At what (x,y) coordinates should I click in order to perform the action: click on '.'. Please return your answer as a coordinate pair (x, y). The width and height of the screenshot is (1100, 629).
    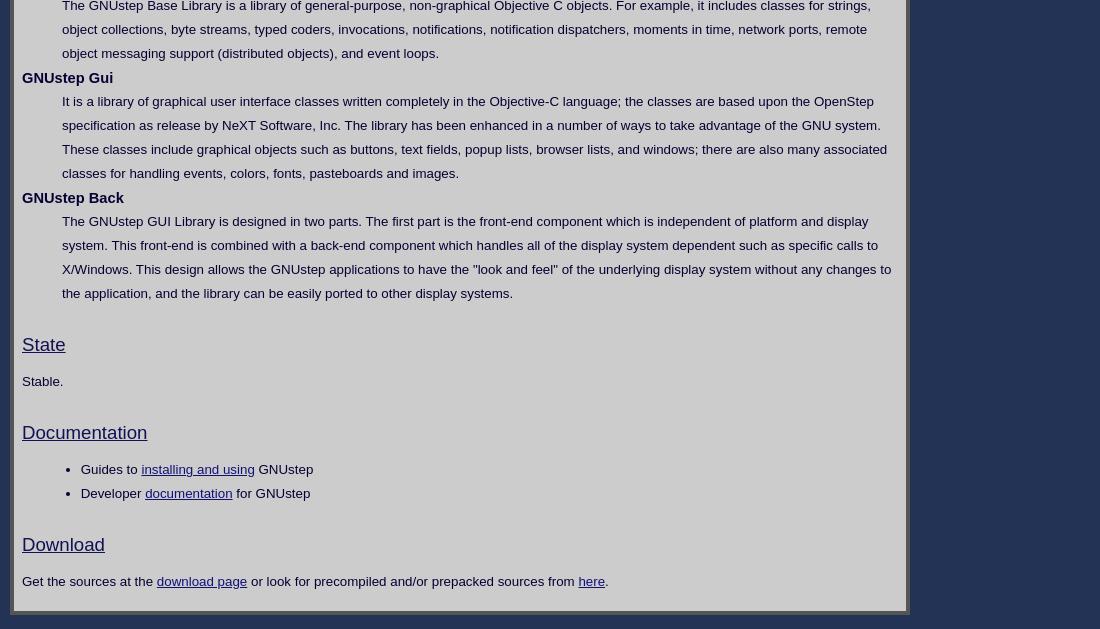
    Looking at the image, I should click on (605, 580).